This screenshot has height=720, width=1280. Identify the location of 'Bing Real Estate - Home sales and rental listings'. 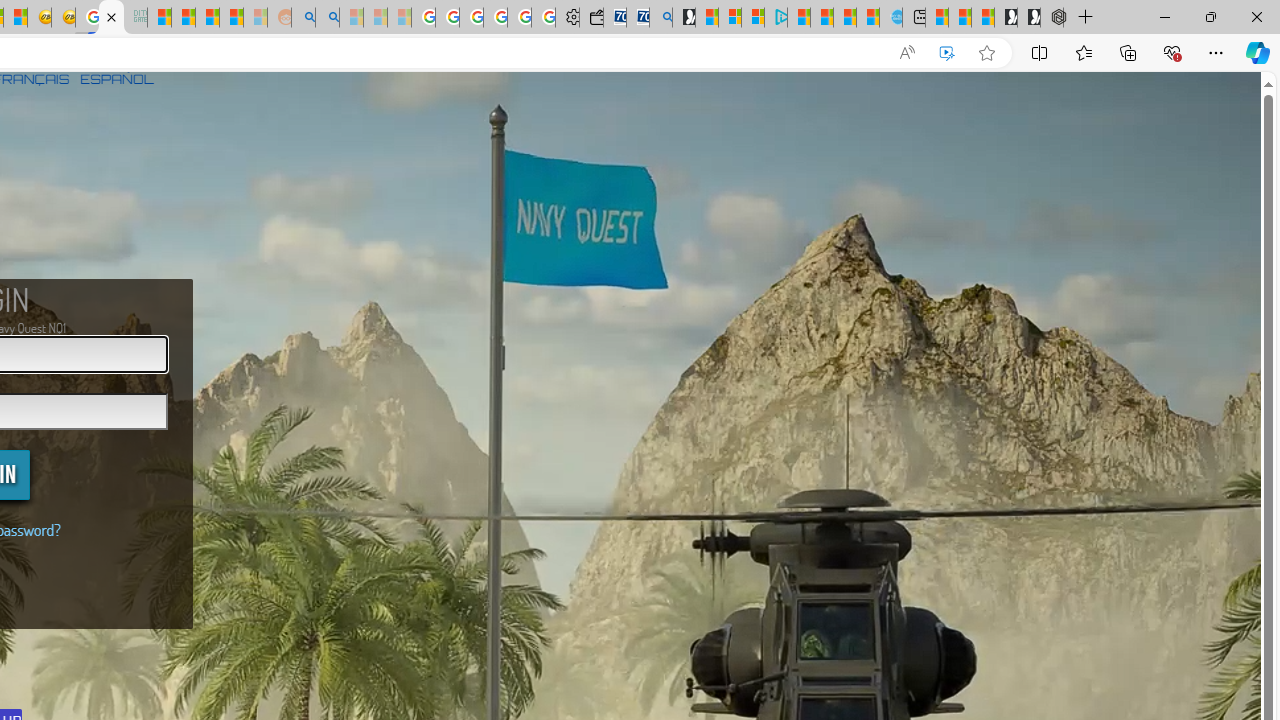
(661, 17).